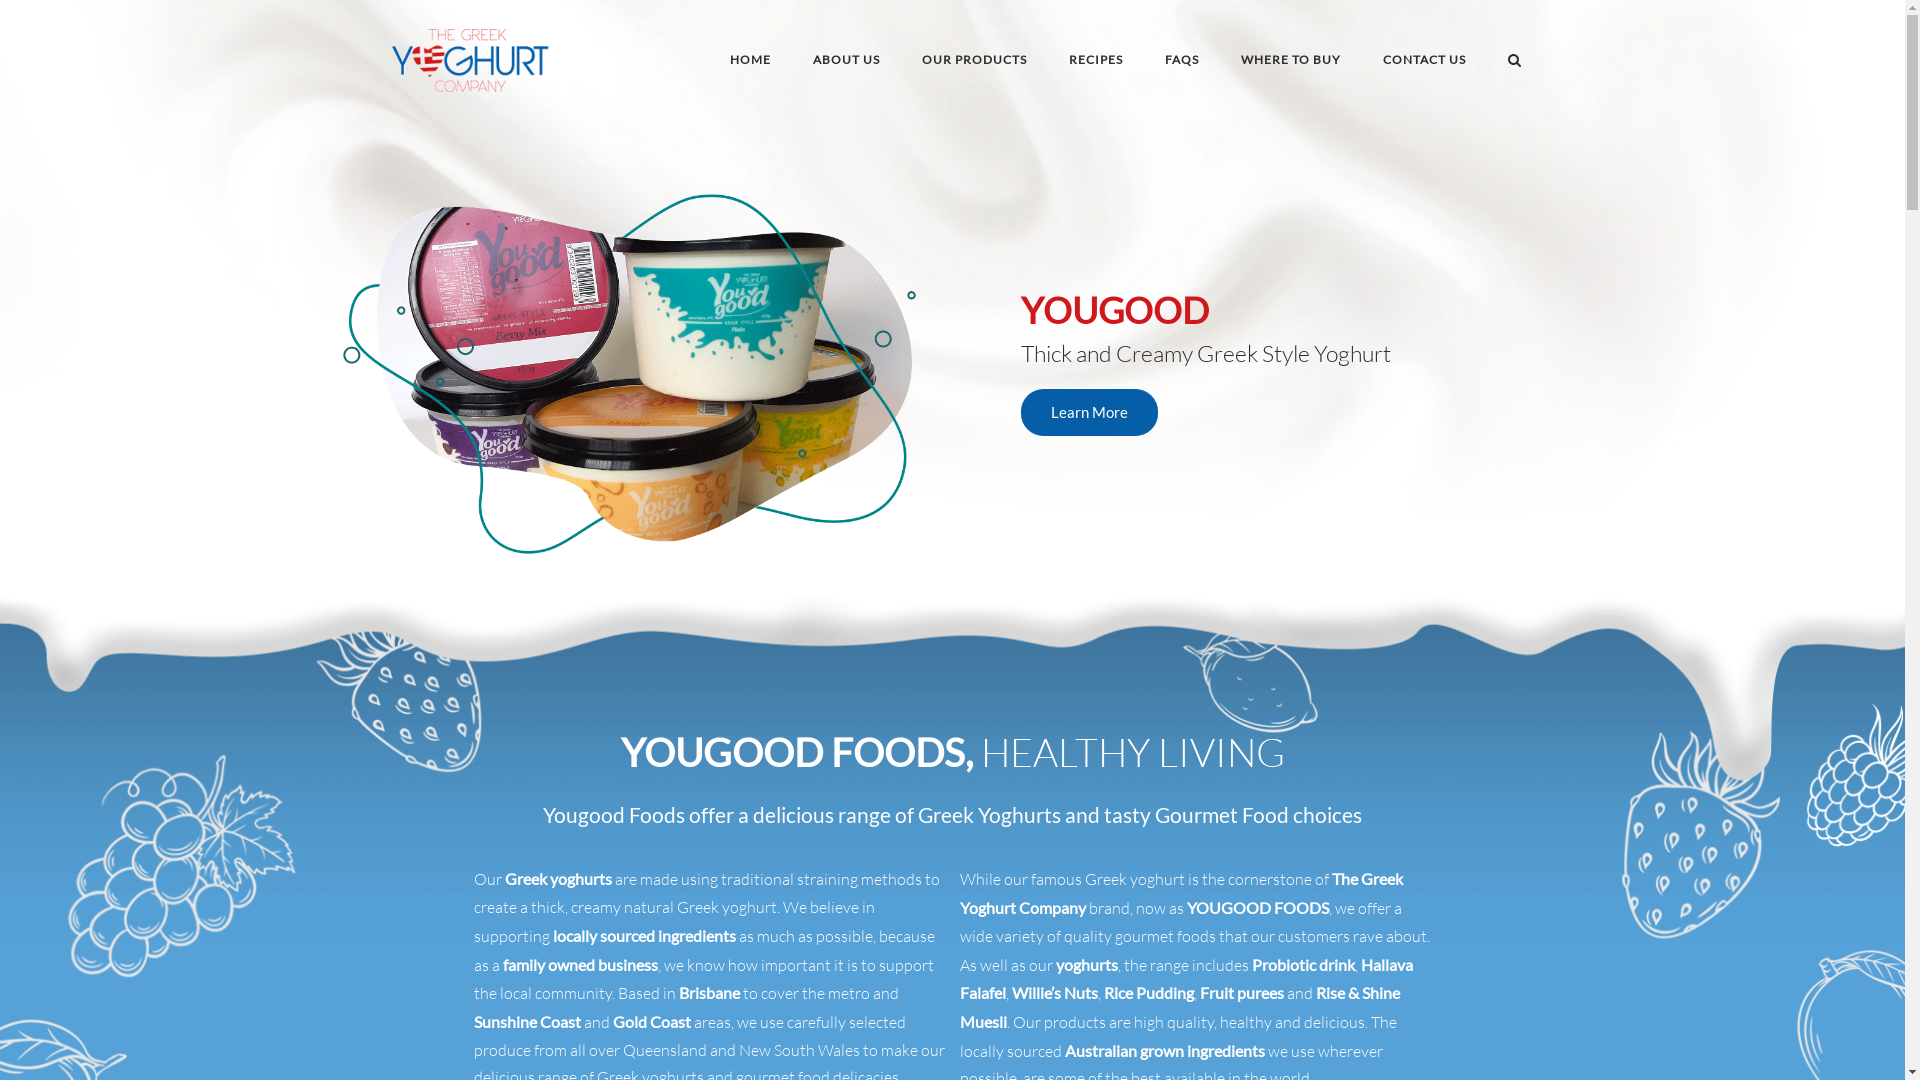 This screenshot has height=1080, width=1920. Describe the element at coordinates (1290, 61) in the screenshot. I see `'WHERE TO BUY'` at that location.